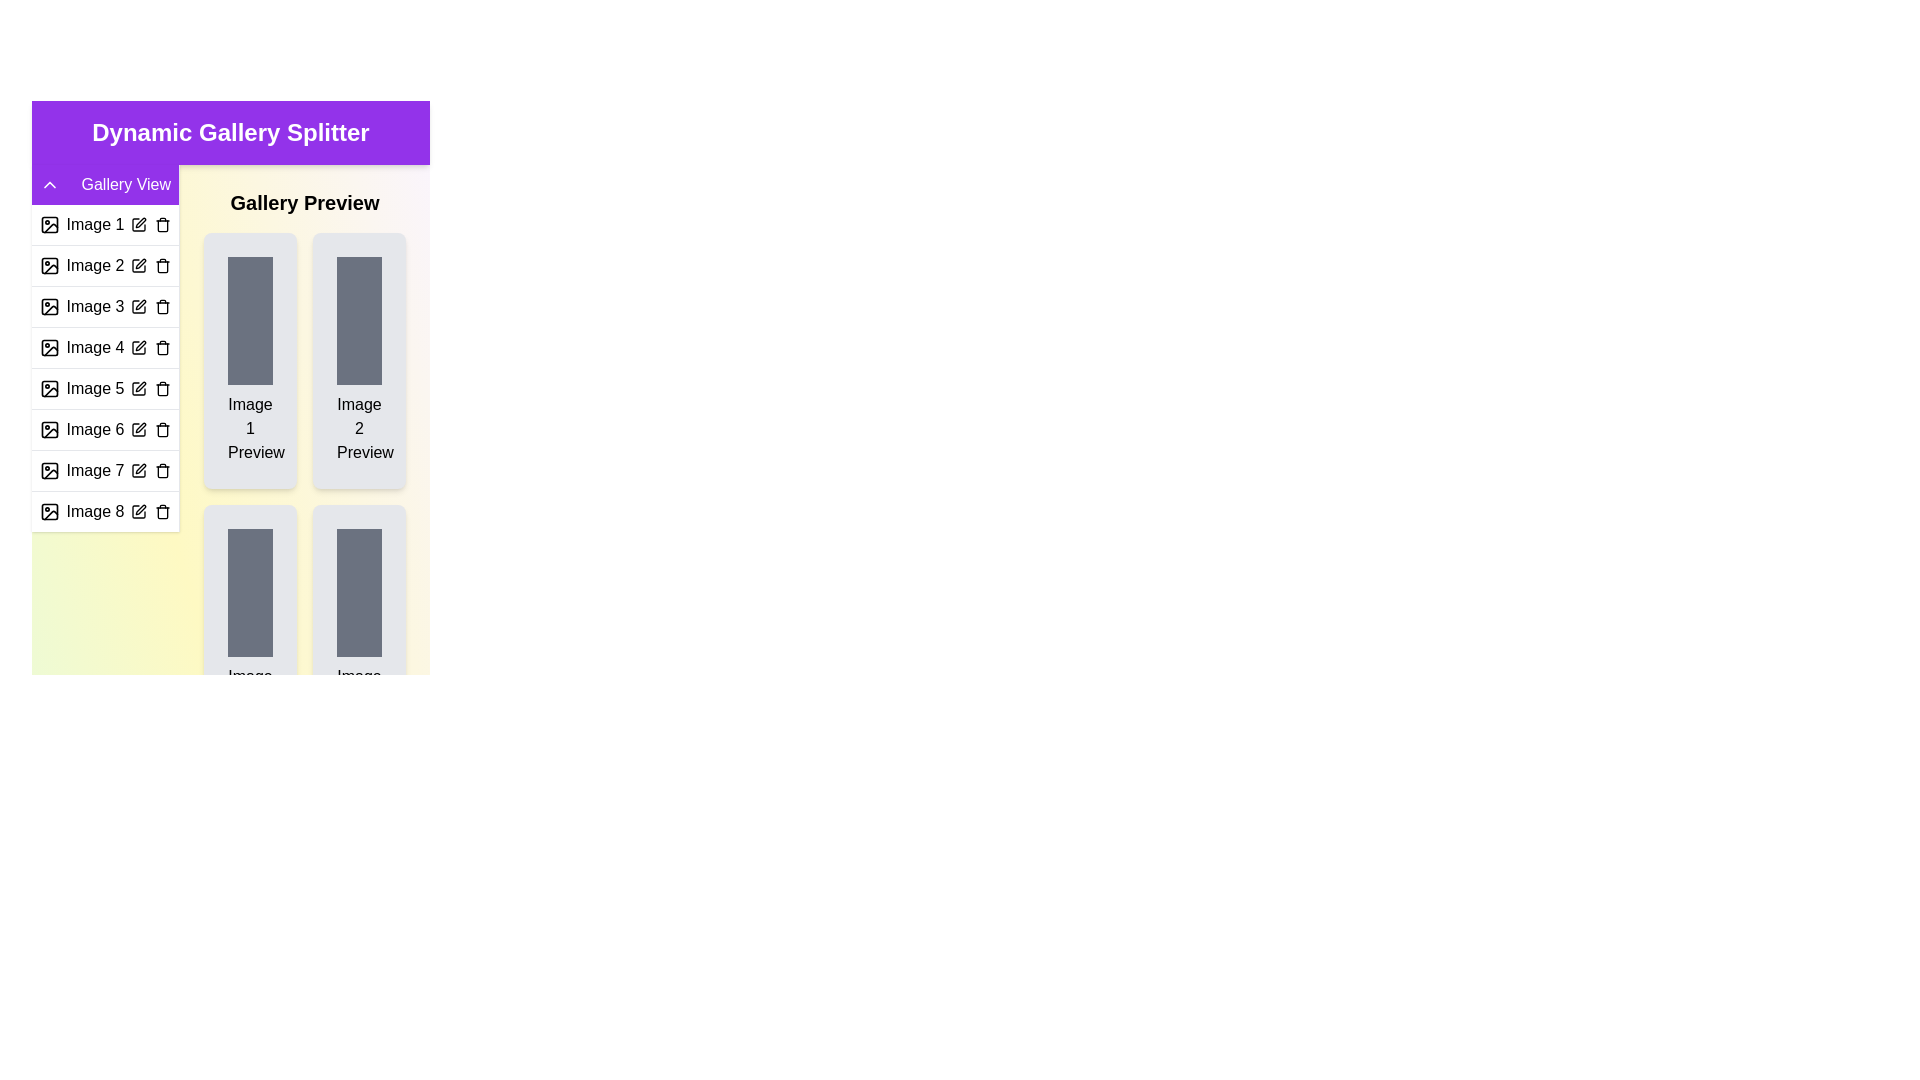 This screenshot has height=1080, width=1920. What do you see at coordinates (230, 132) in the screenshot?
I see `text from the header labeled 'Dynamic Gallery Splitter' which has a bold purple background and white font, located at the top of the content area` at bounding box center [230, 132].